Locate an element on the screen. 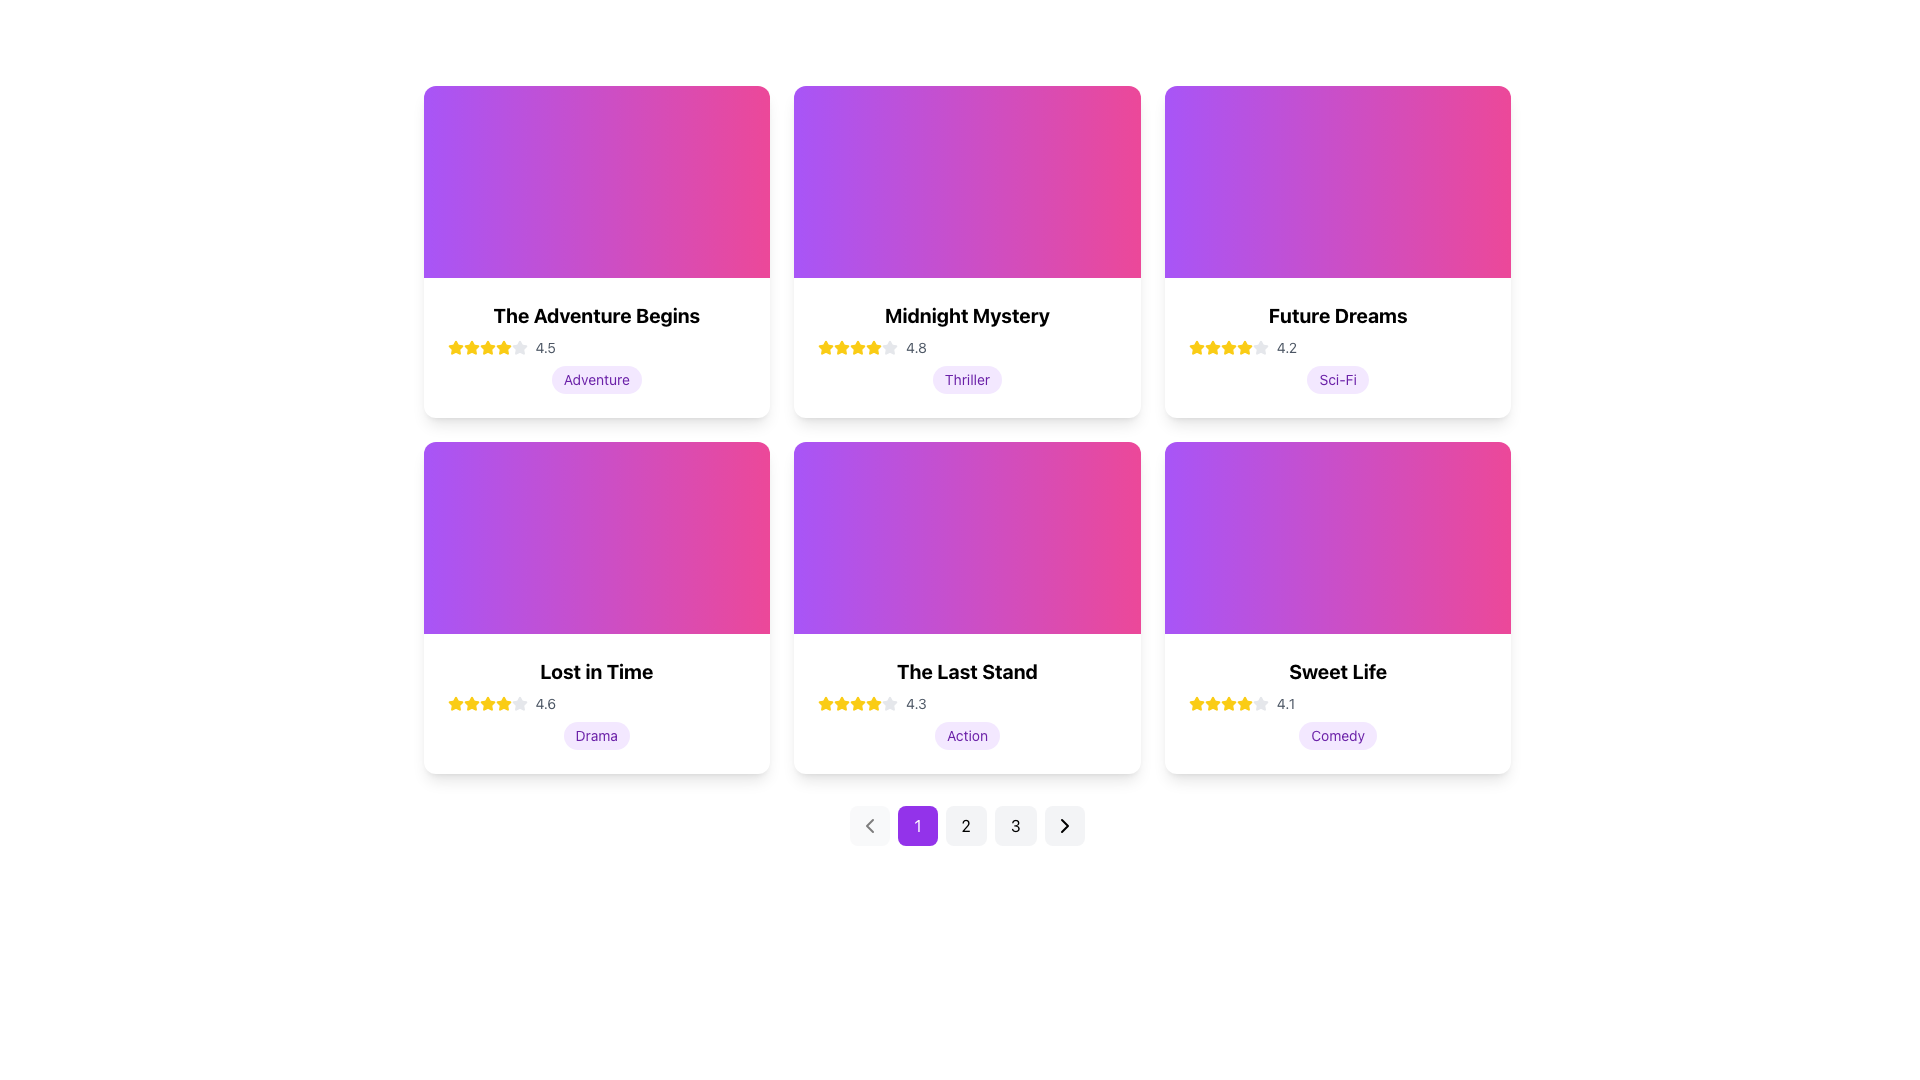 This screenshot has height=1080, width=1920. the fourth star in the five-star rating component under the 'Sweet Life' card located in the bottom-right corner of the grid is located at coordinates (1243, 702).